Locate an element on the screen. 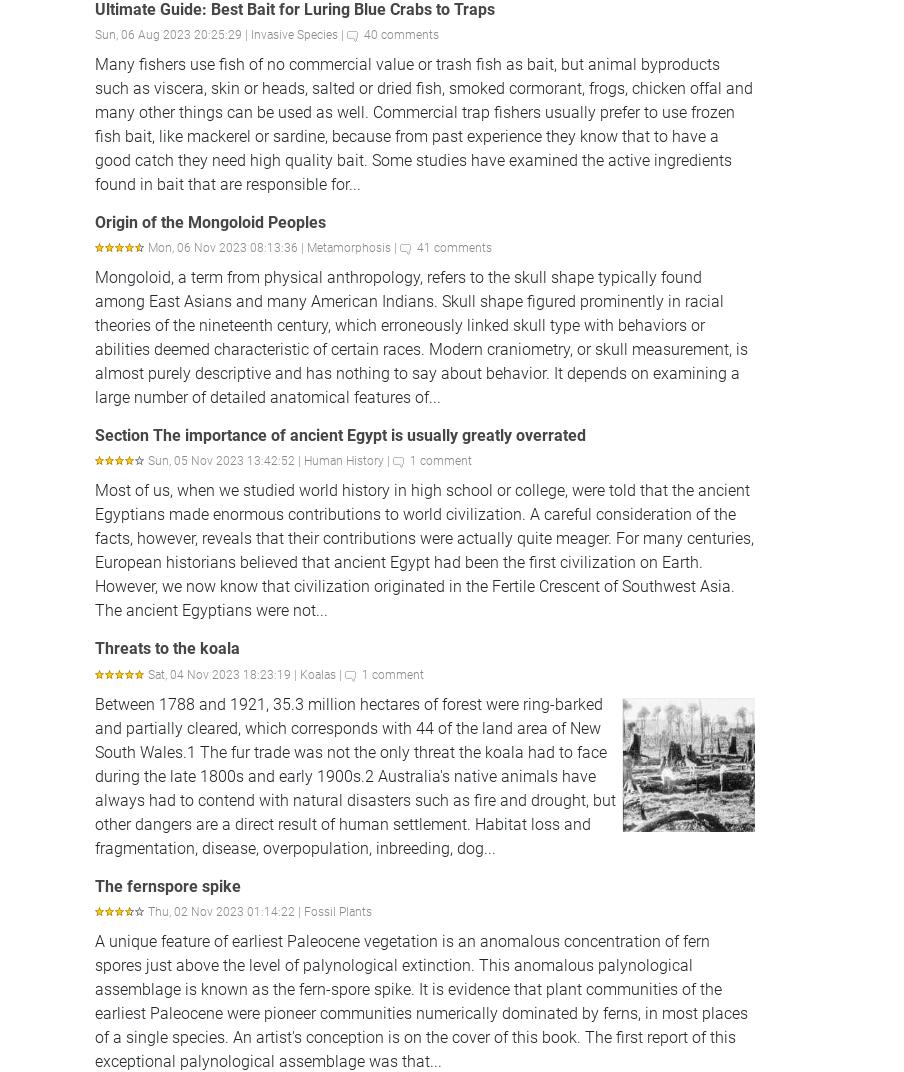 Image resolution: width=904 pixels, height=1072 pixels. 'Sat, 04 Nov 2023 18:23:19                                    |' is located at coordinates (224, 672).